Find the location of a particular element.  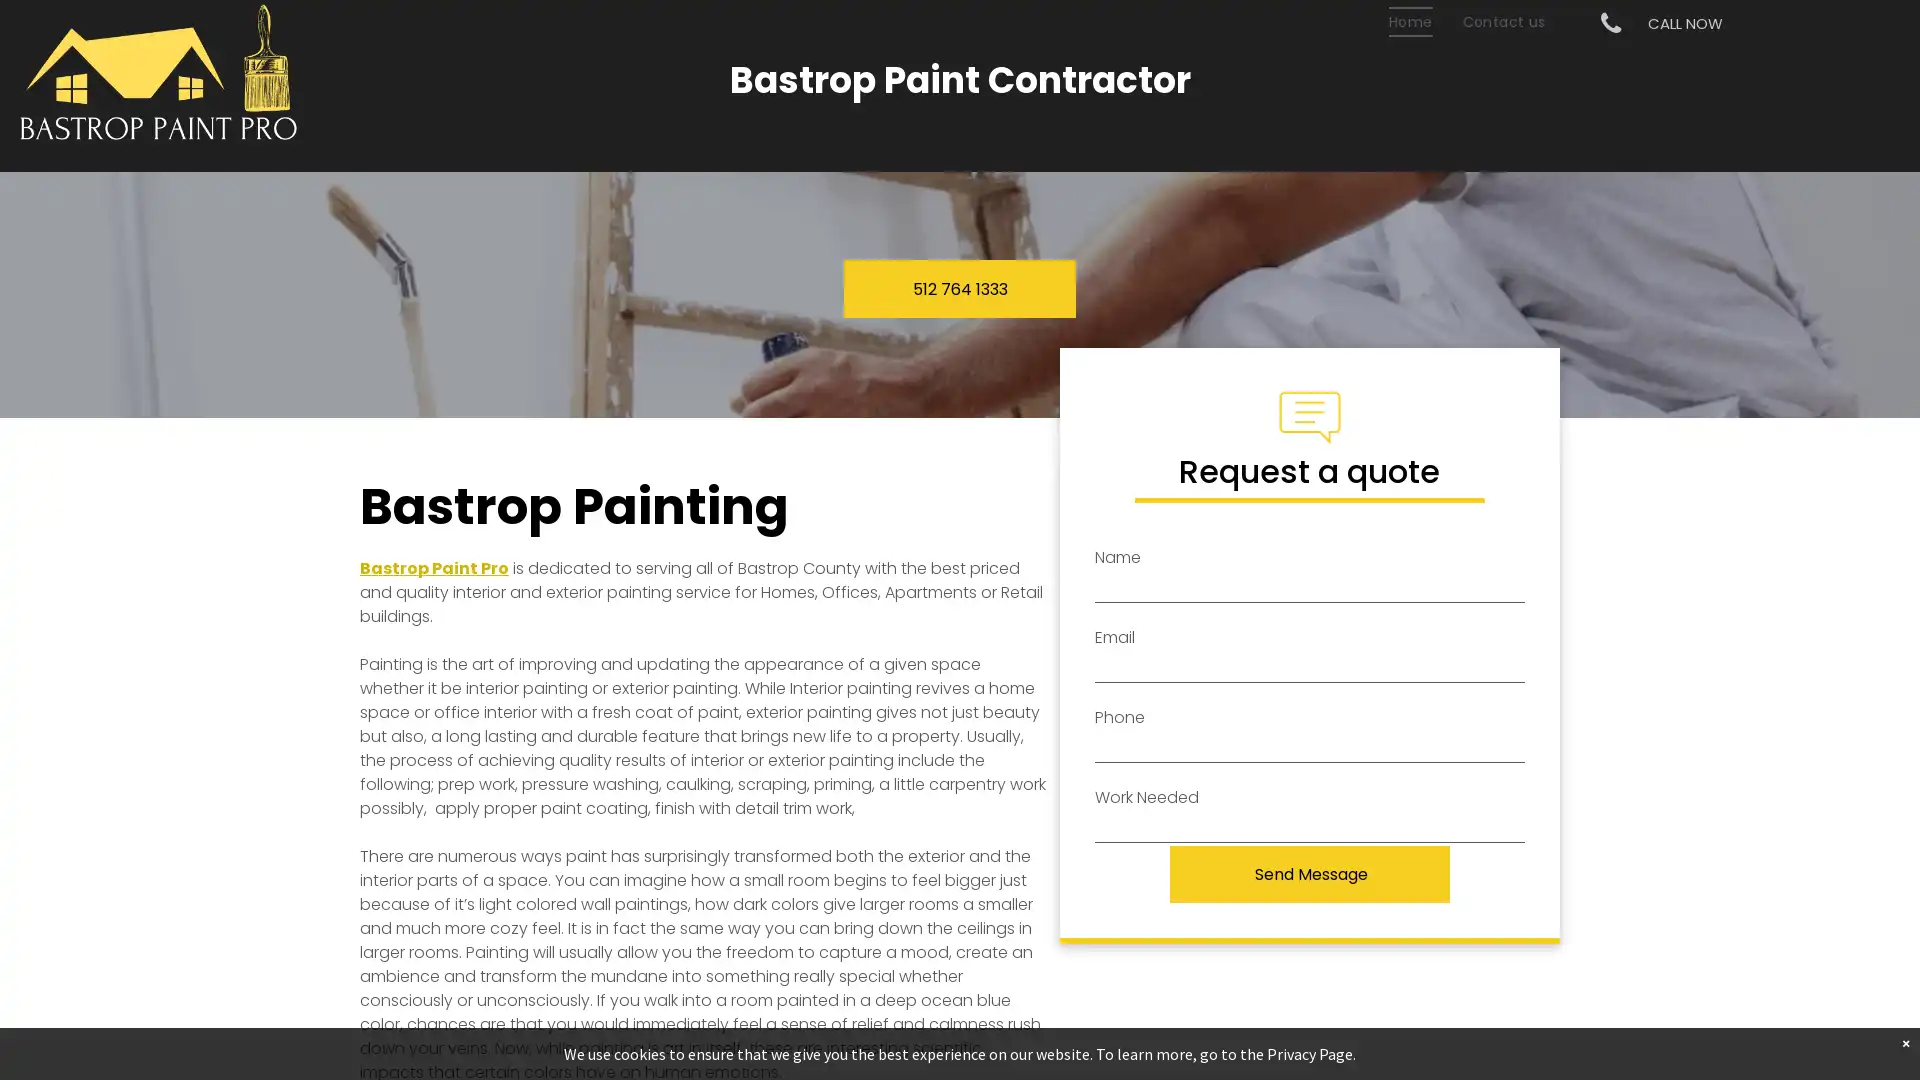

Send Message is located at coordinates (1311, 873).